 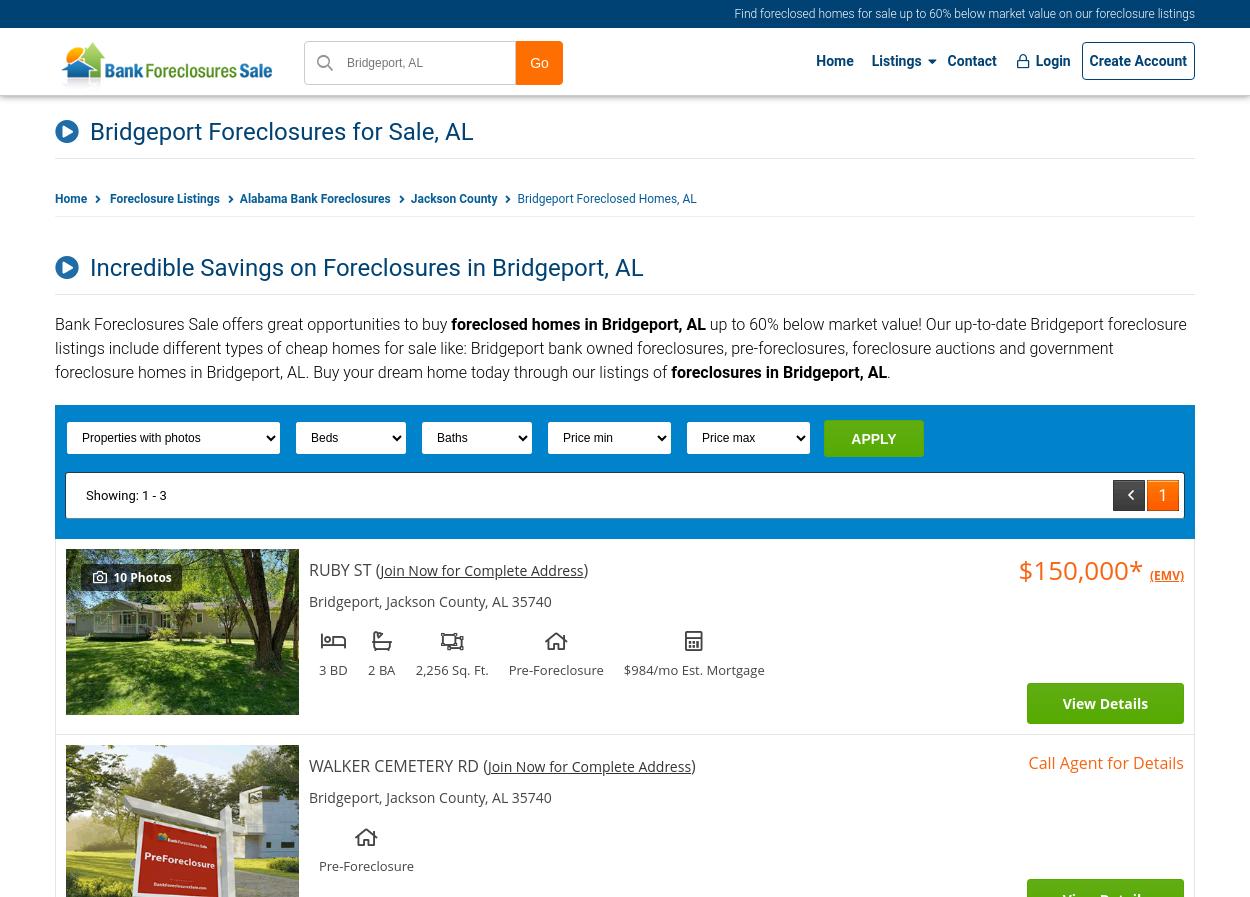 What do you see at coordinates (313, 198) in the screenshot?
I see `'Alabama Bank Foreclosures'` at bounding box center [313, 198].